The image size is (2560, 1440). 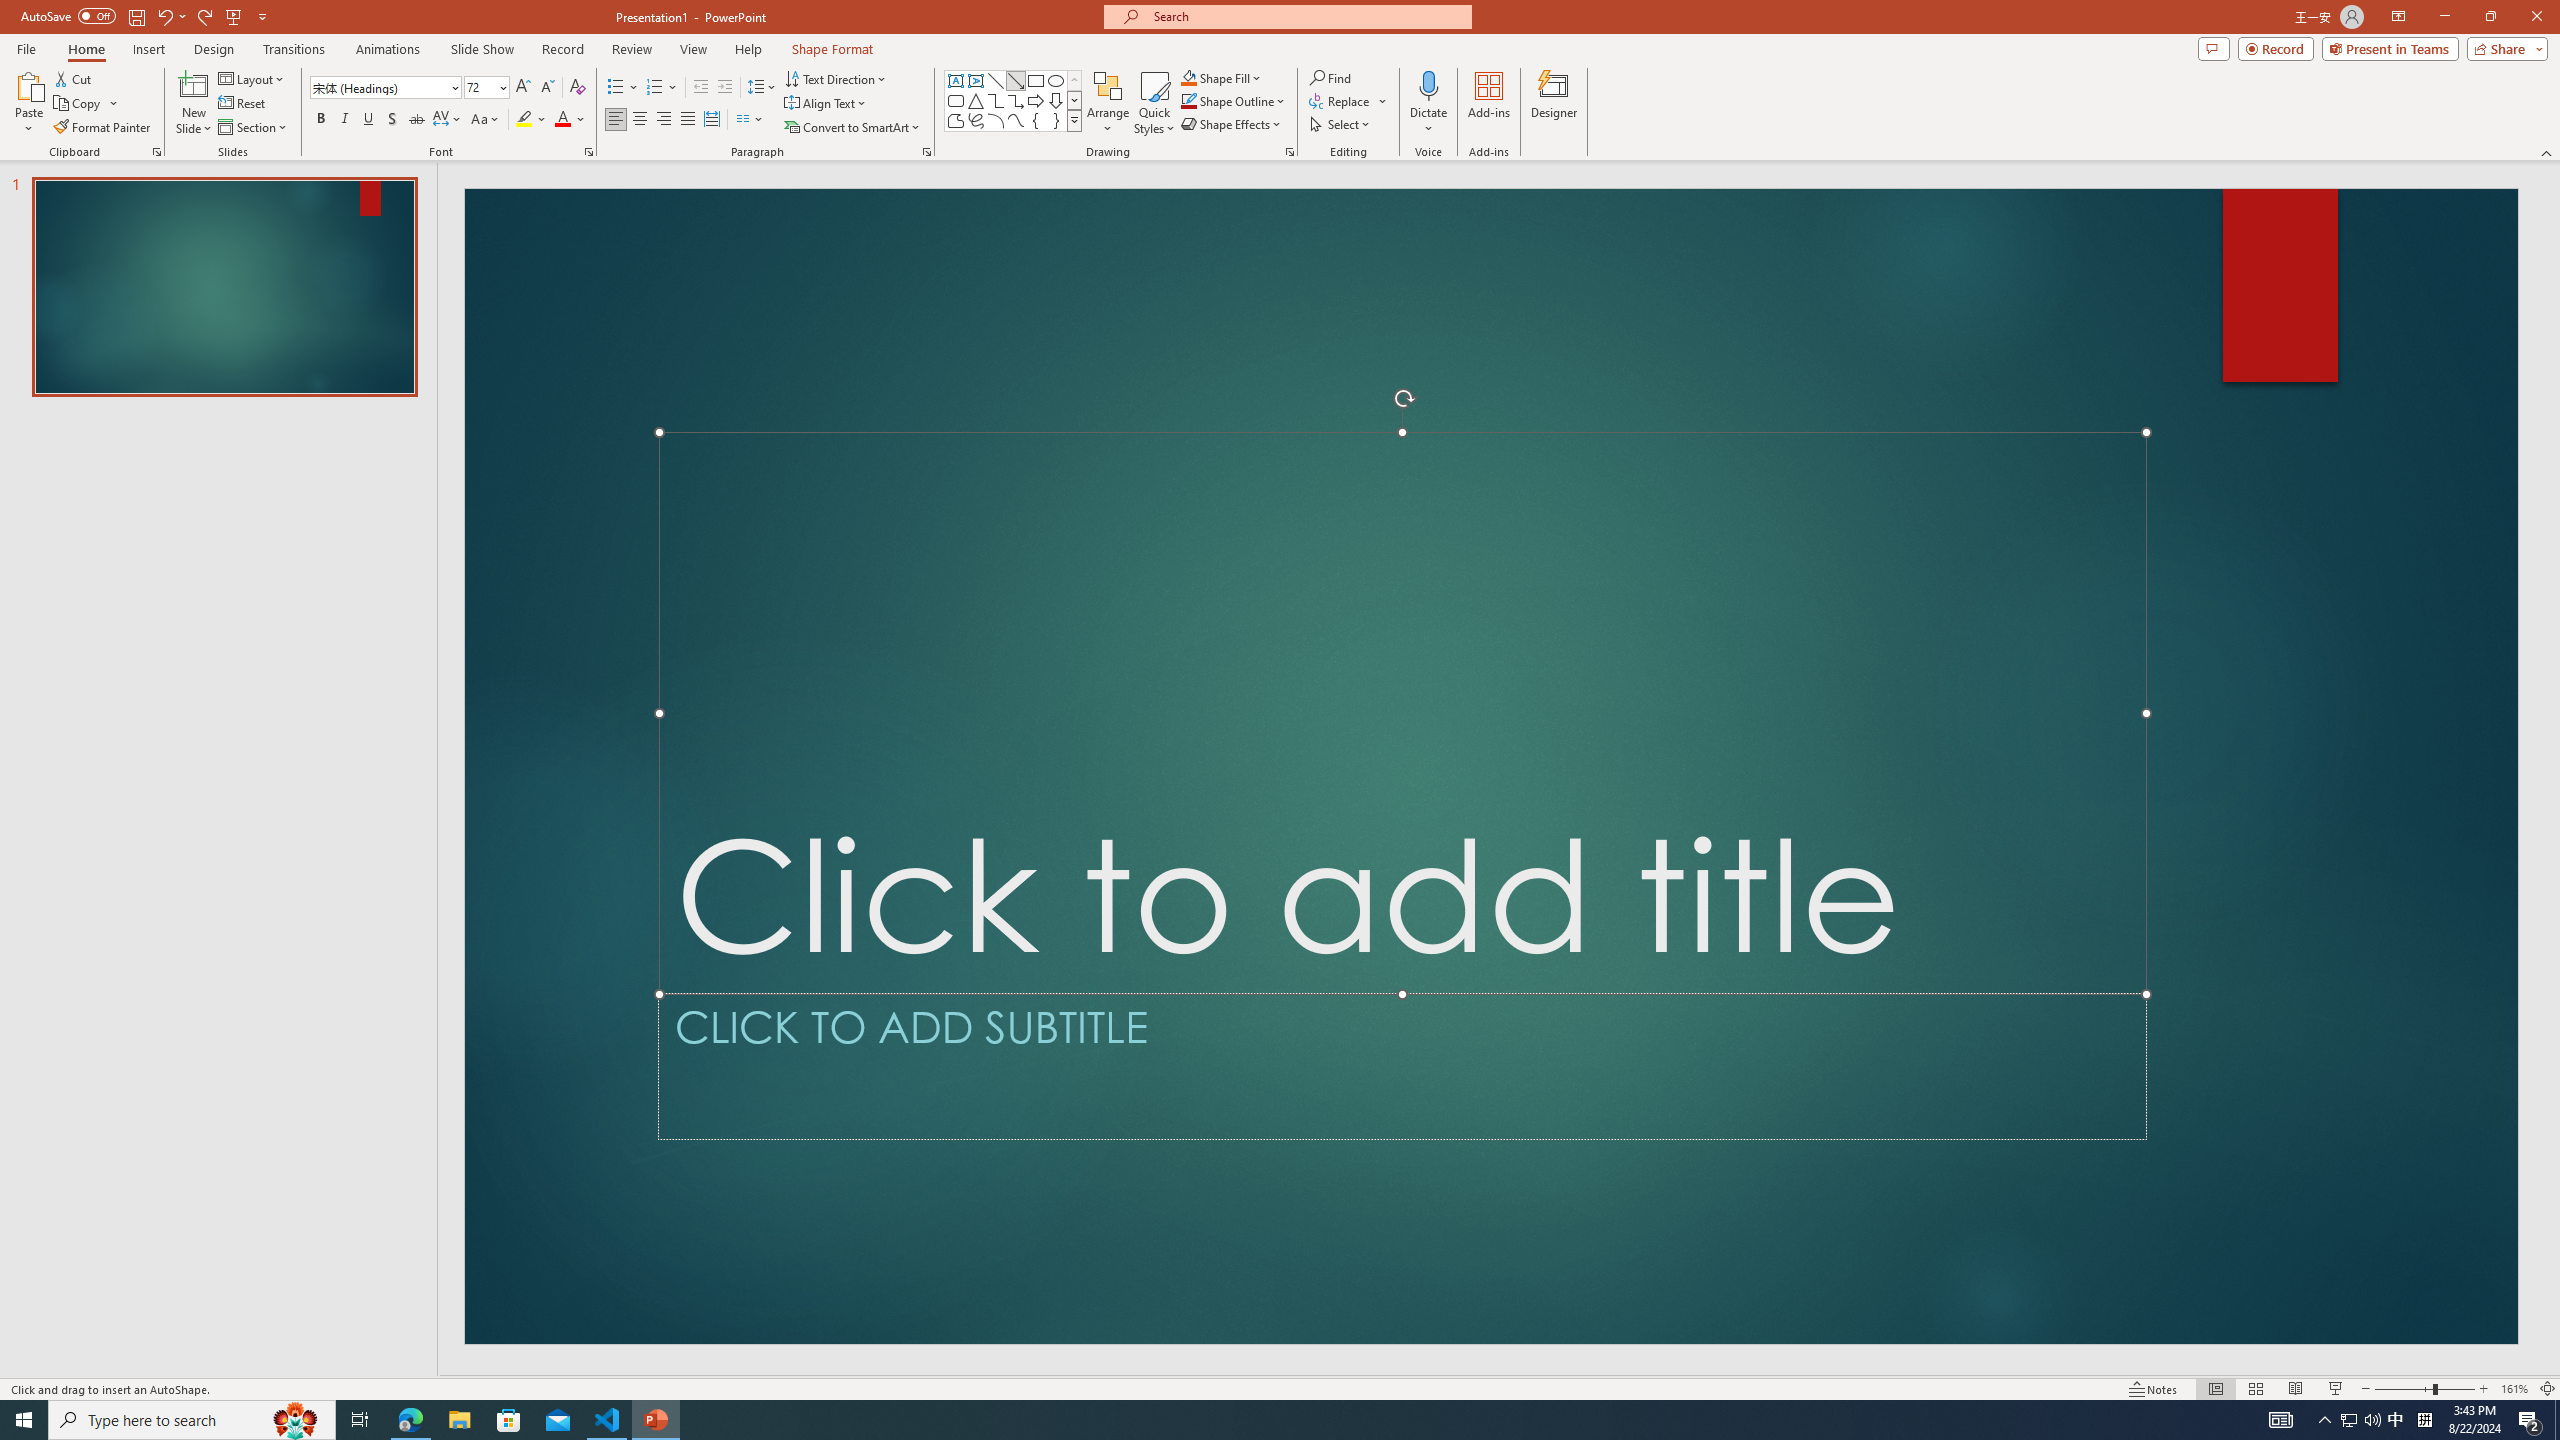 I want to click on 'Decrease Indent', so click(x=701, y=87).